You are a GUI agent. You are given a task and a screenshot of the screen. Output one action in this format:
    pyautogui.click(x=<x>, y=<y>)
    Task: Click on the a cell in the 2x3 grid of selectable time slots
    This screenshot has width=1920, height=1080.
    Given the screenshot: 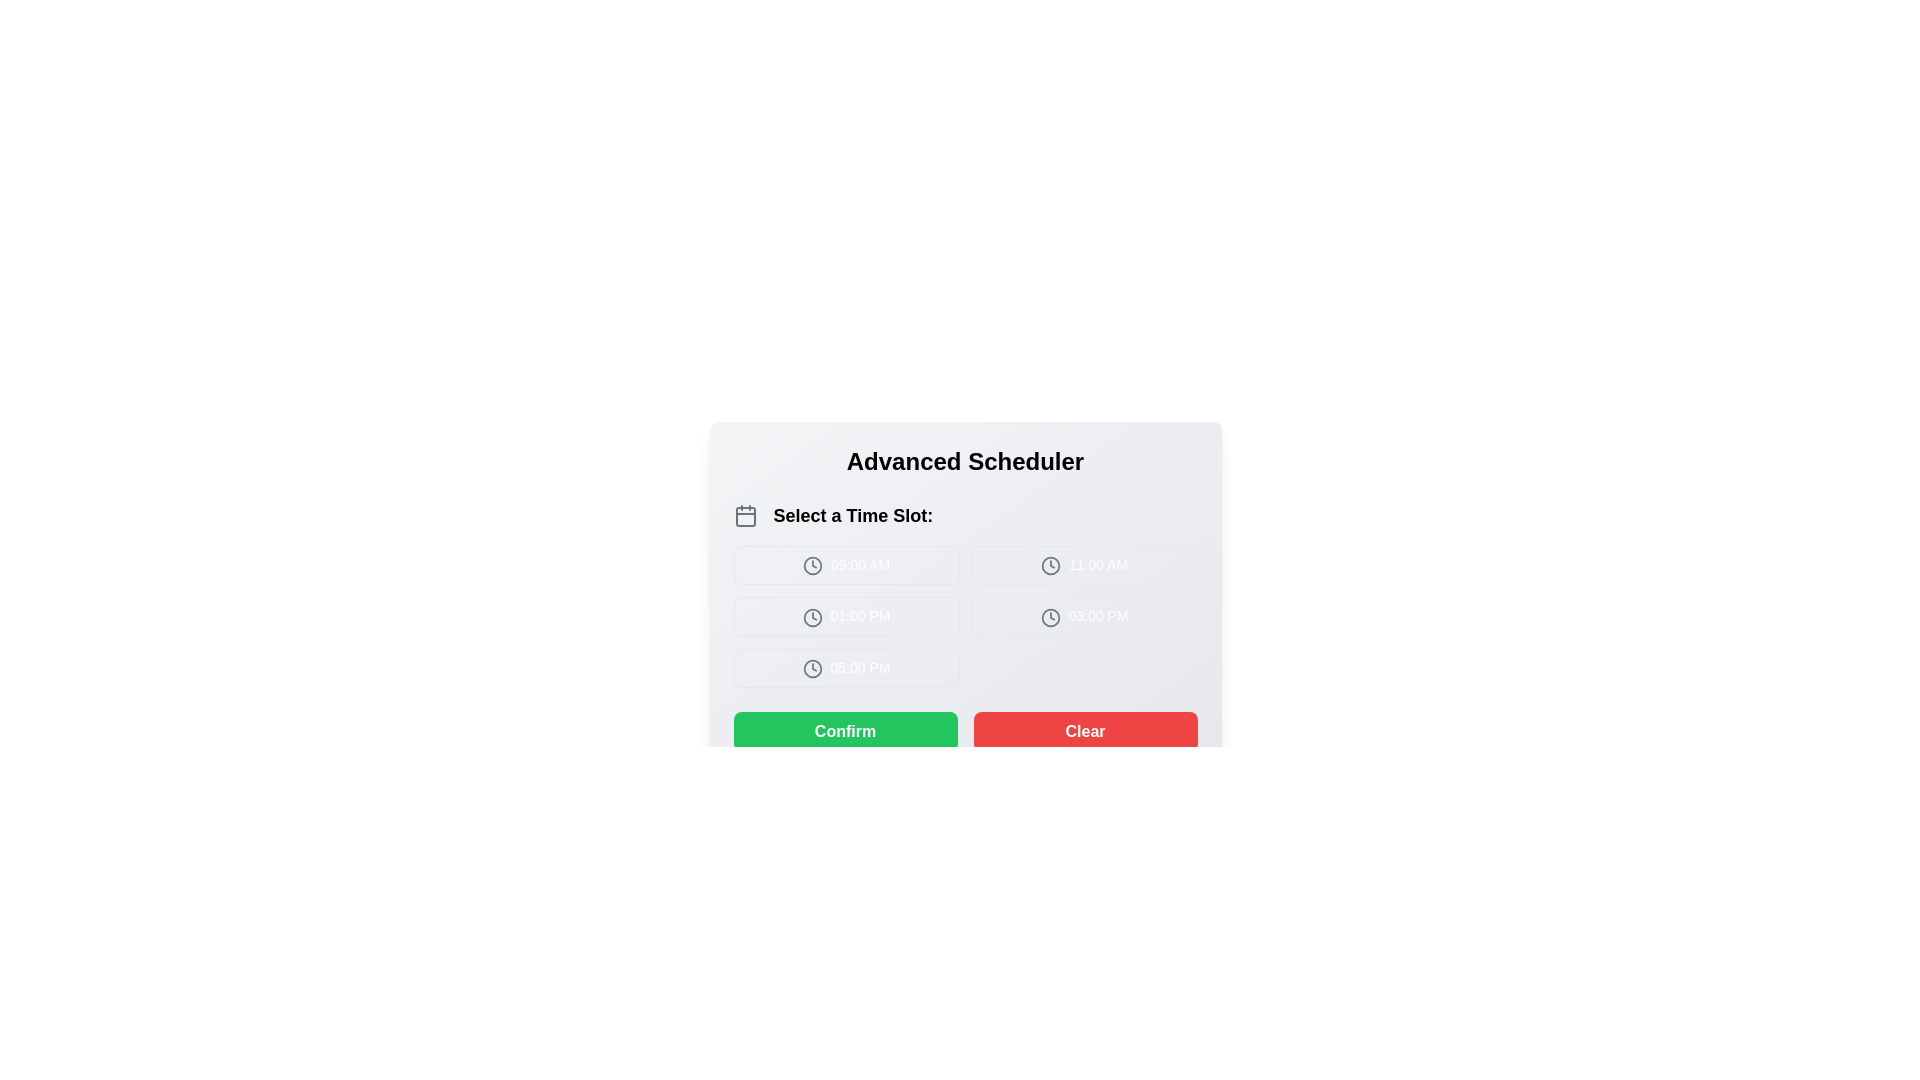 What is the action you would take?
    pyautogui.click(x=965, y=616)
    